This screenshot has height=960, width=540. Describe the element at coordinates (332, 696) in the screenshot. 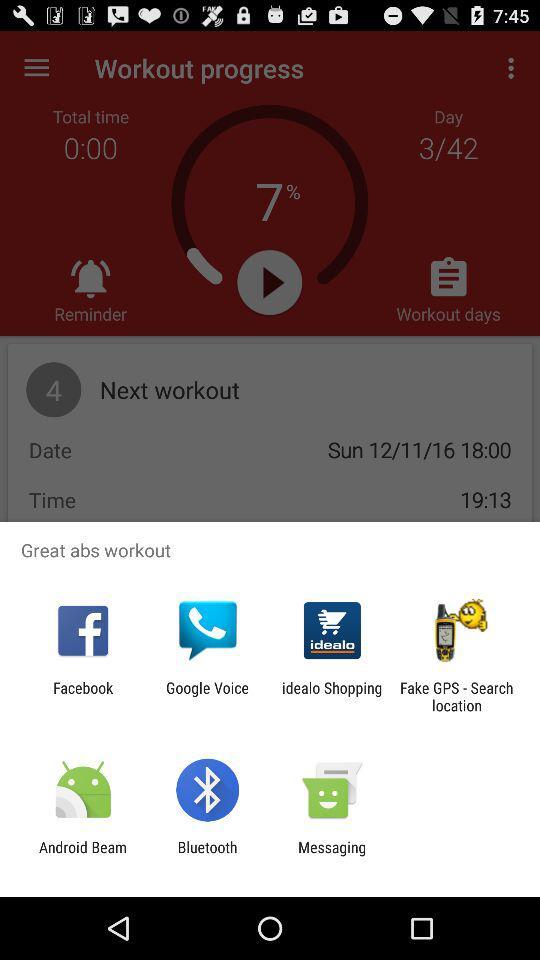

I see `icon to the right of the google voice app` at that location.